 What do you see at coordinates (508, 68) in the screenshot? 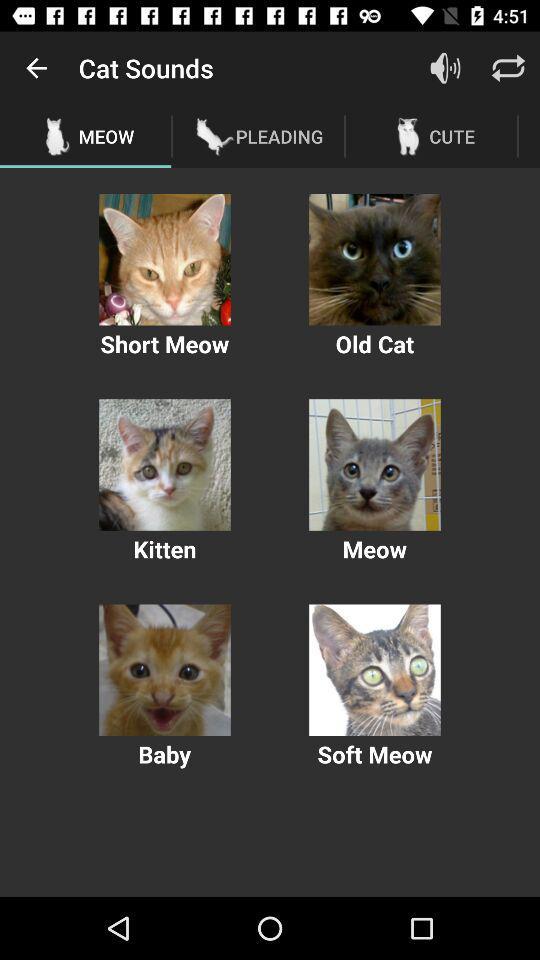
I see `this button refreshes the page to show any new updates` at bounding box center [508, 68].